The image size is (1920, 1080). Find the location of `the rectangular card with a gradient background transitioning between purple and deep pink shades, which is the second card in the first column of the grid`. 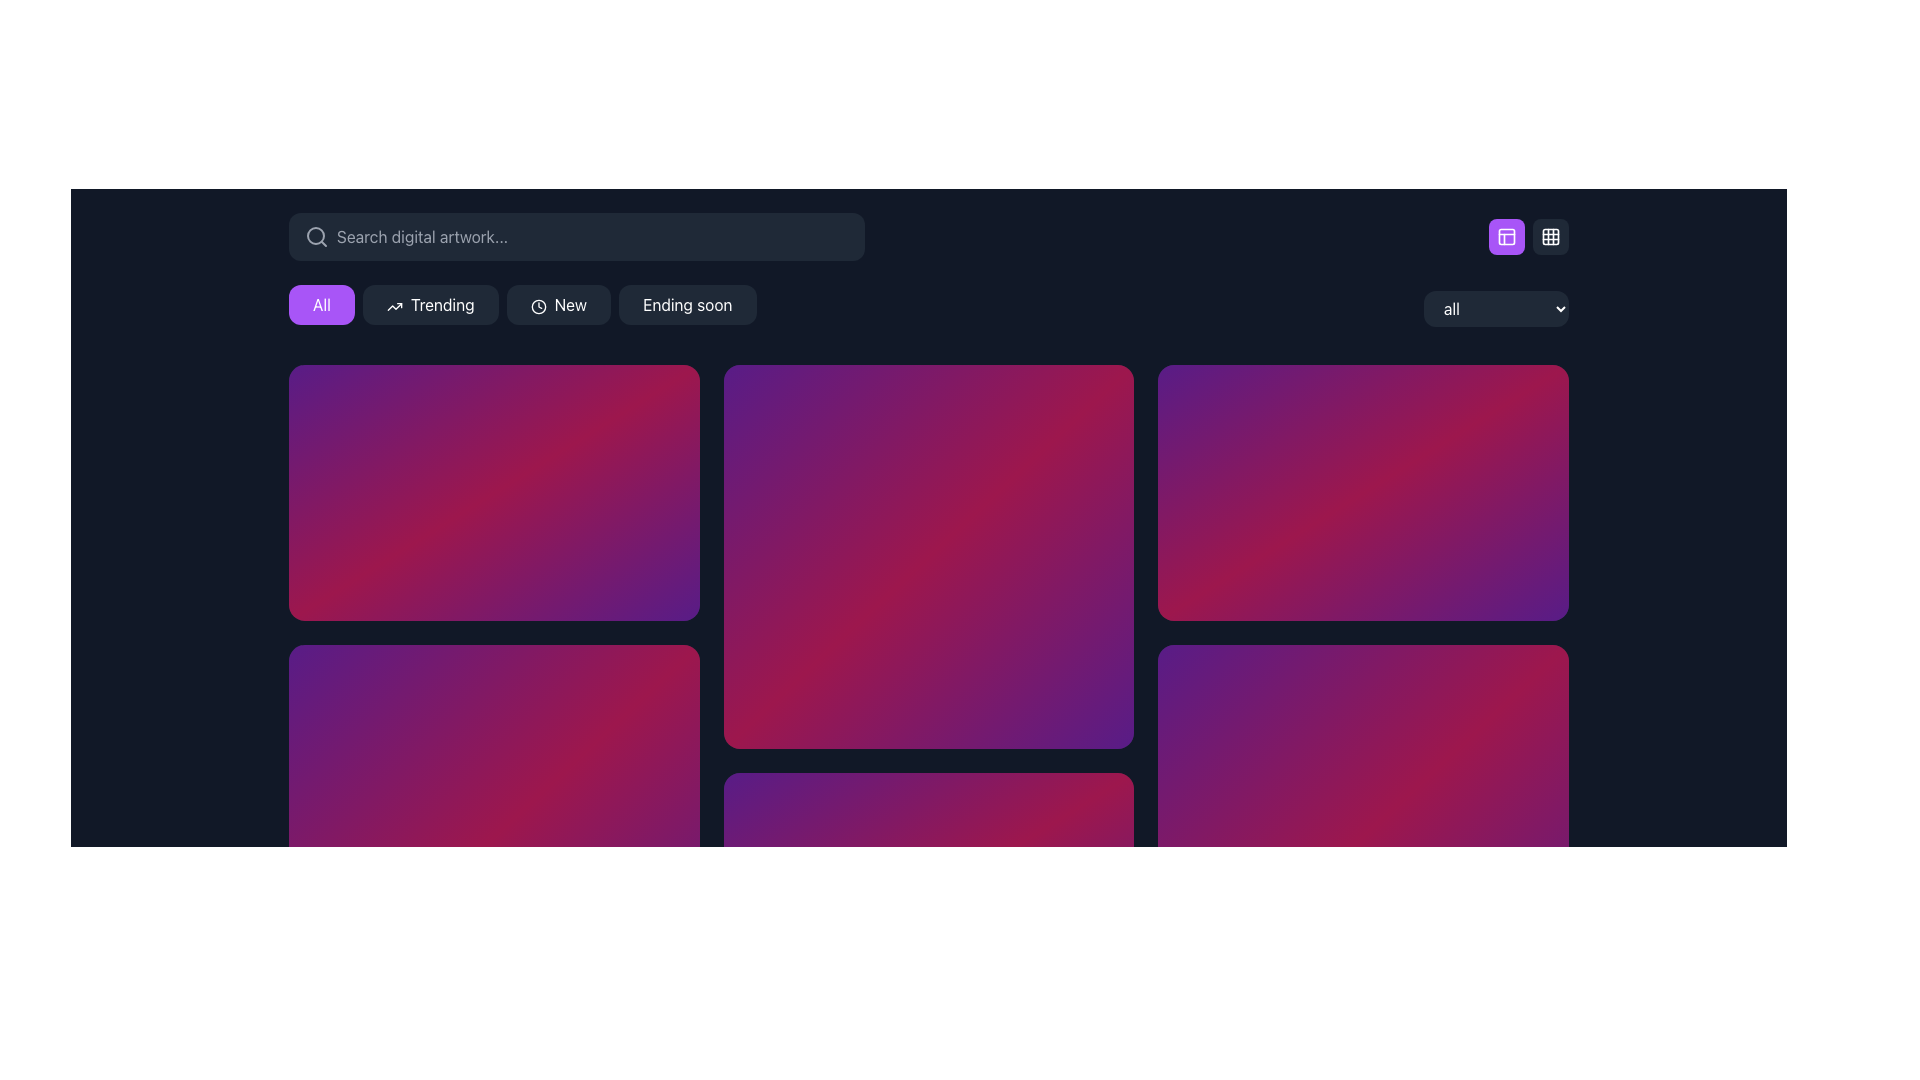

the rectangular card with a gradient background transitioning between purple and deep pink shades, which is the second card in the first column of the grid is located at coordinates (494, 837).